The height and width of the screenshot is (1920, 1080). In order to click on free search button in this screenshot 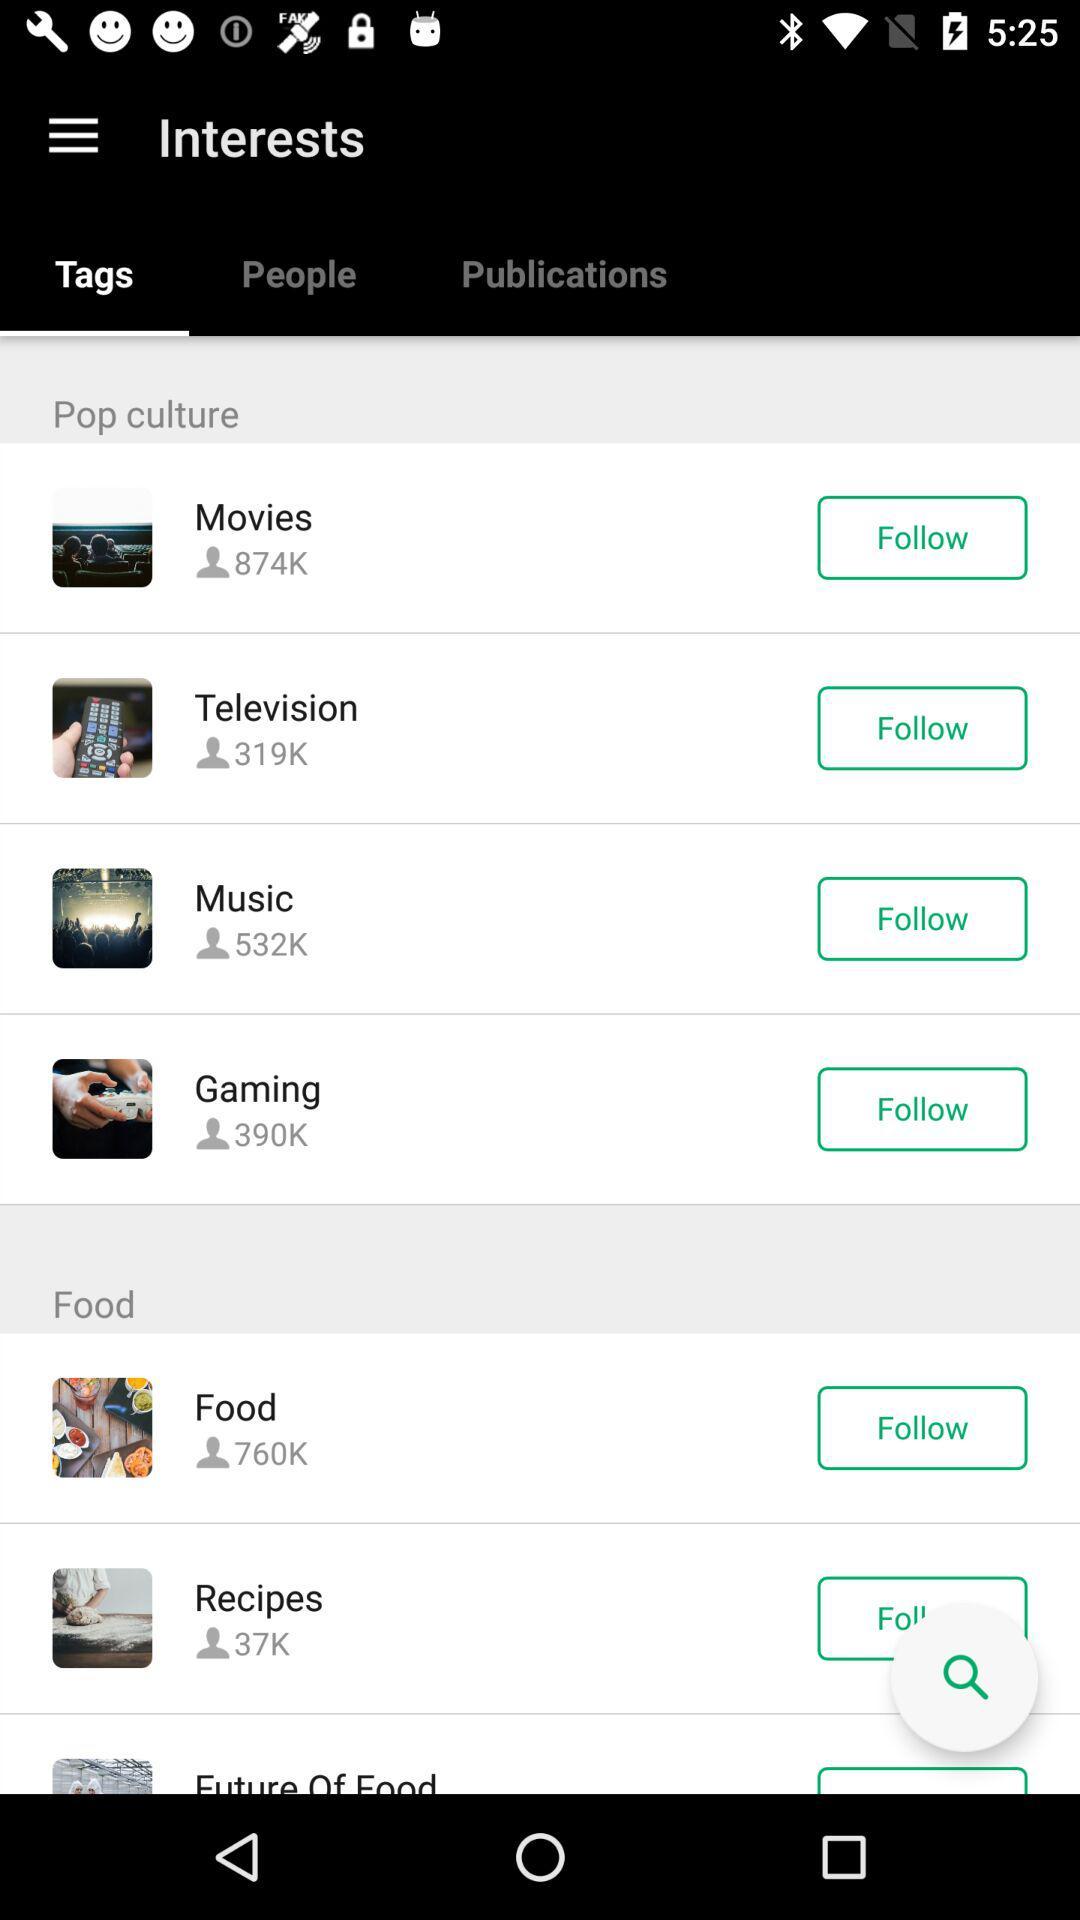, I will do `click(963, 1678)`.